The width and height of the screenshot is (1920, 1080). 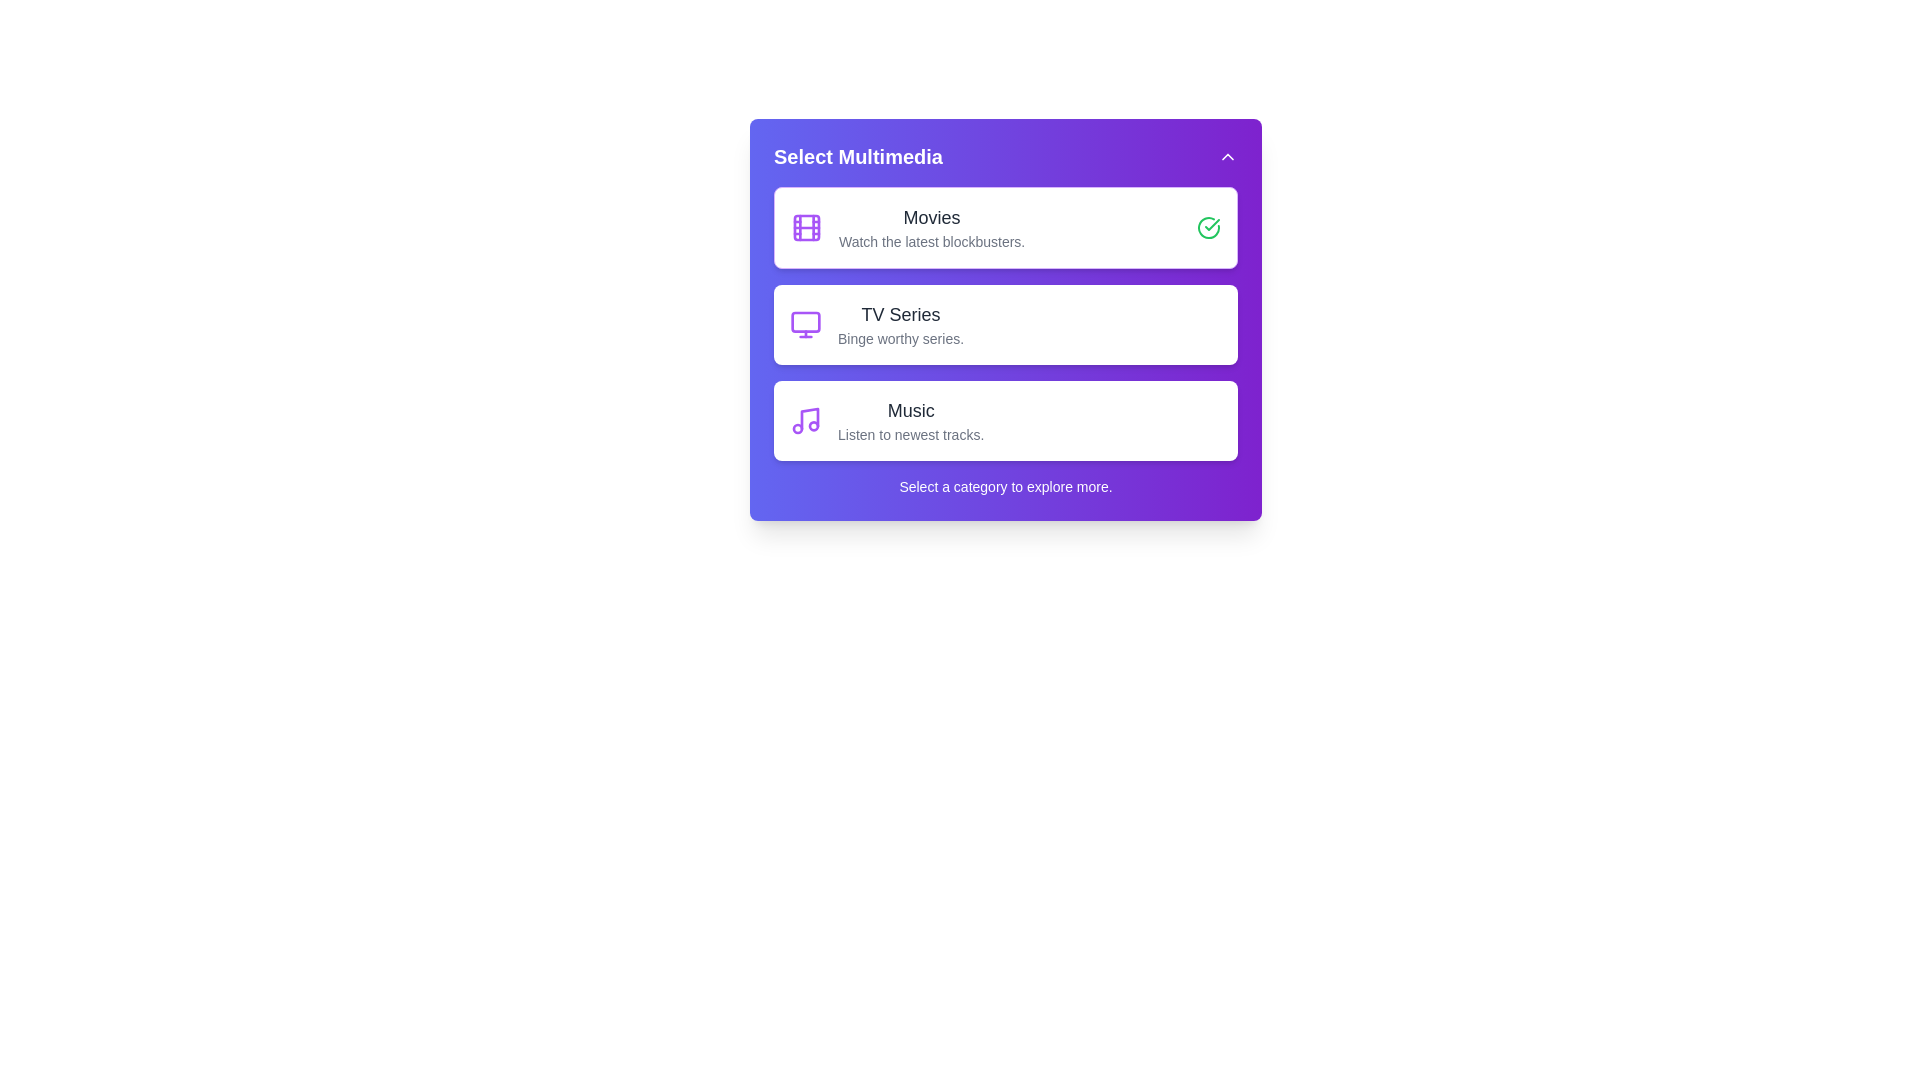 I want to click on the category TV Series to see its hover effect, so click(x=1006, y=323).